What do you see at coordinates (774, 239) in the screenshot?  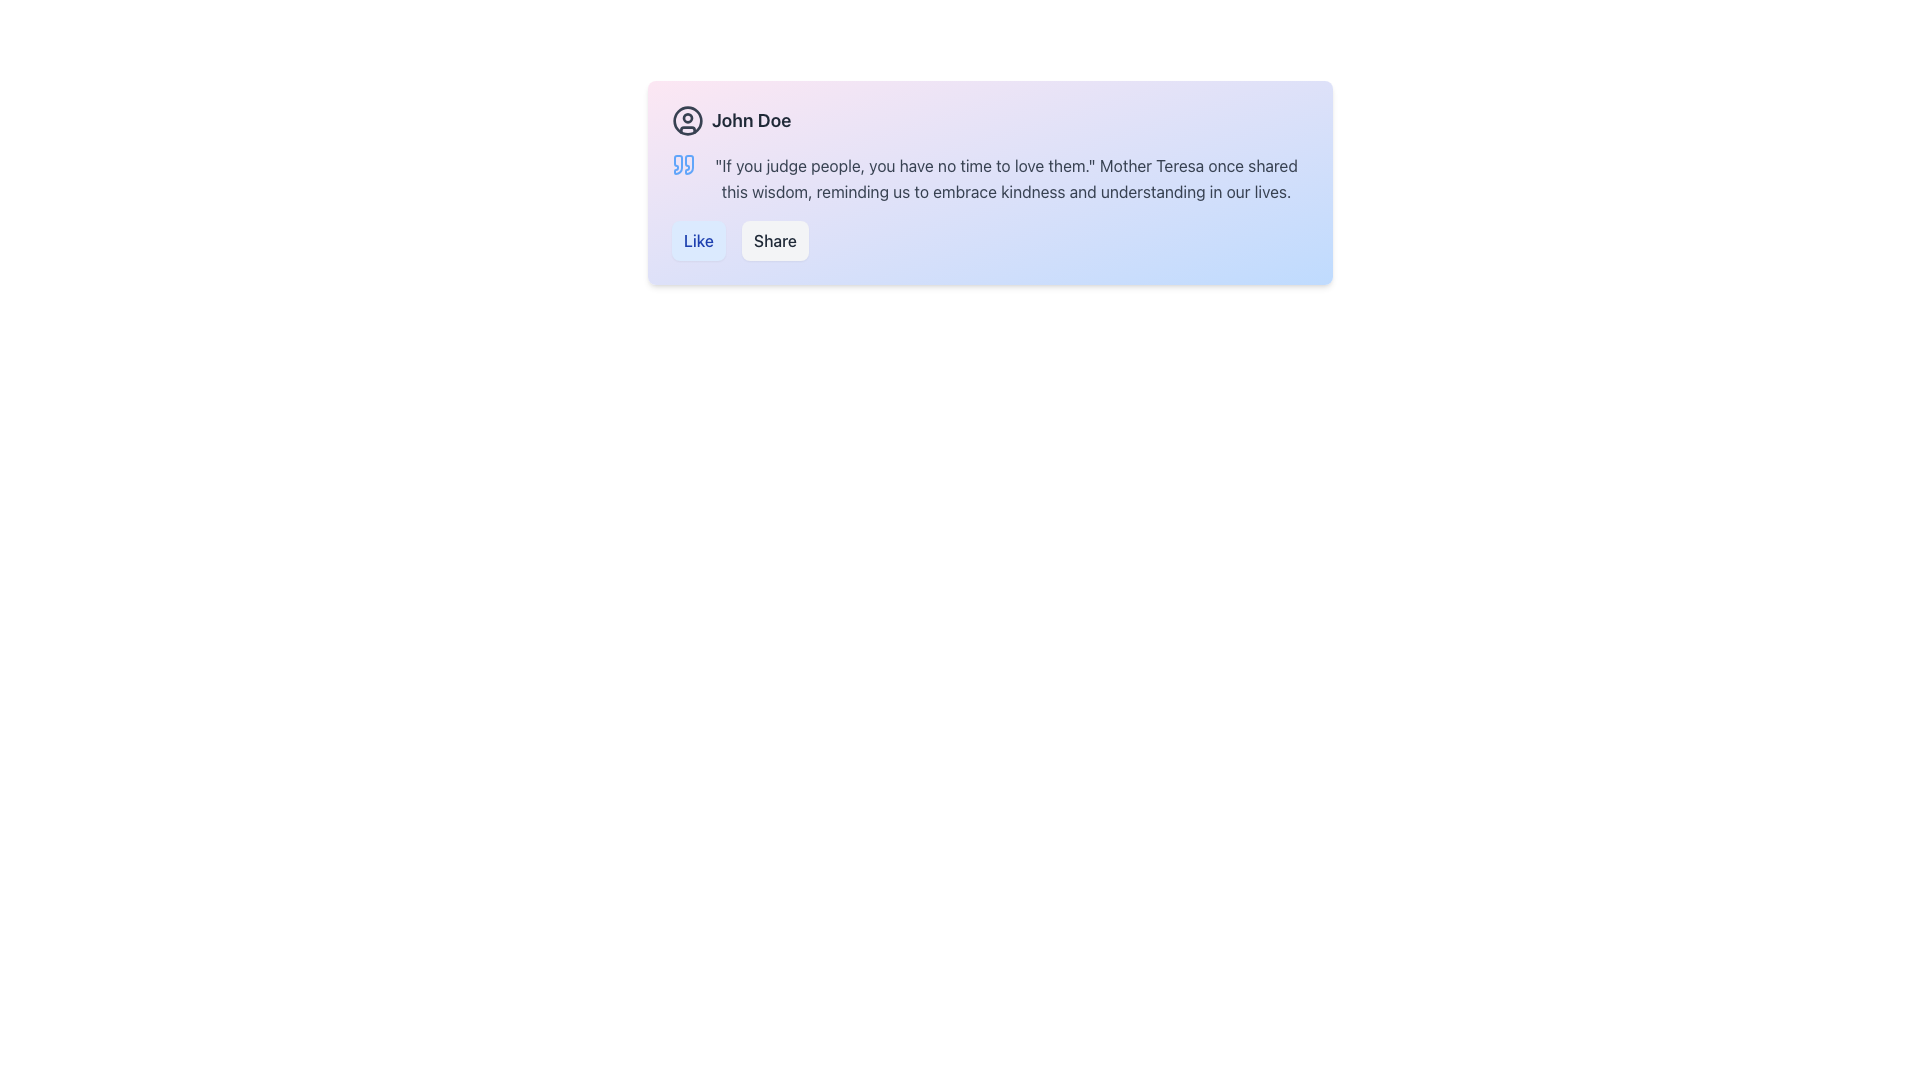 I see `the 'Share' button with a light gray background and dark gray text located on the right side of the 'Like' button at the bottom of the card` at bounding box center [774, 239].